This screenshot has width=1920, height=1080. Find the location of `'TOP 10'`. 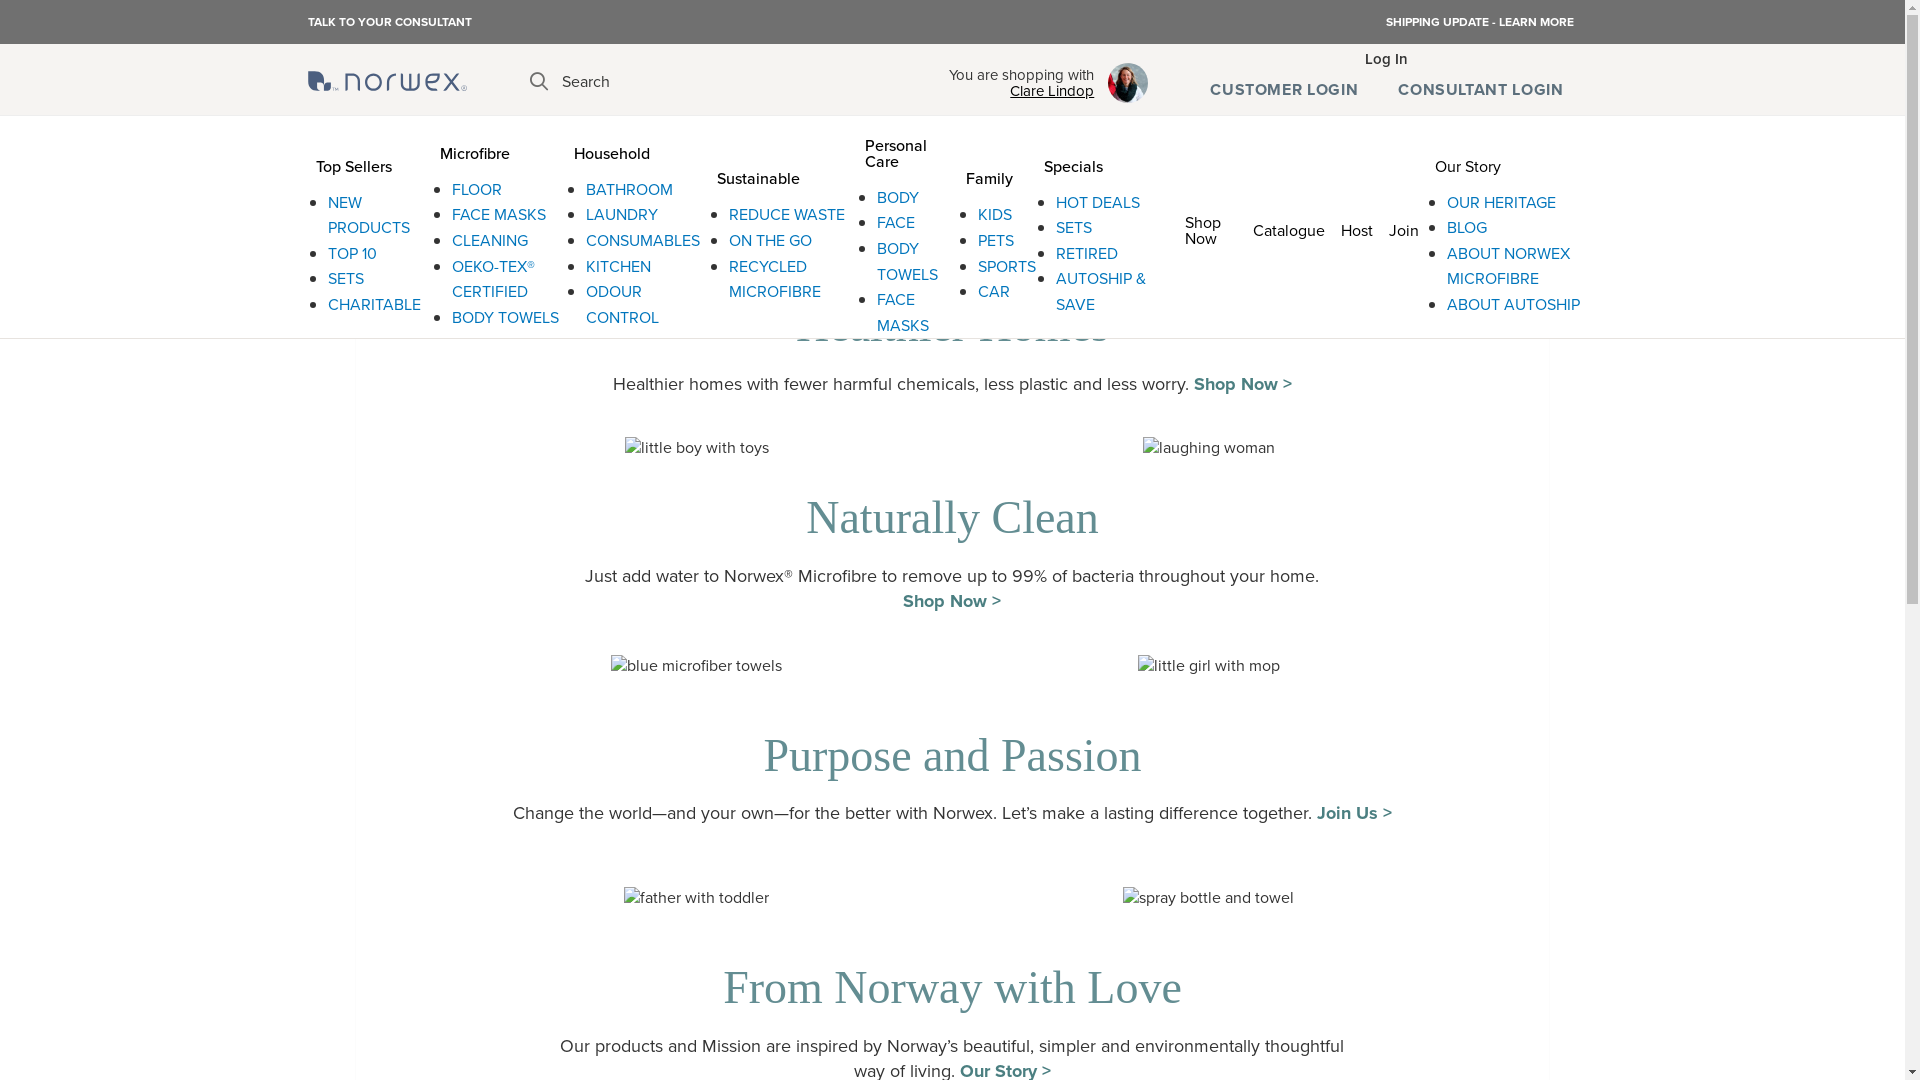

'TOP 10' is located at coordinates (352, 252).